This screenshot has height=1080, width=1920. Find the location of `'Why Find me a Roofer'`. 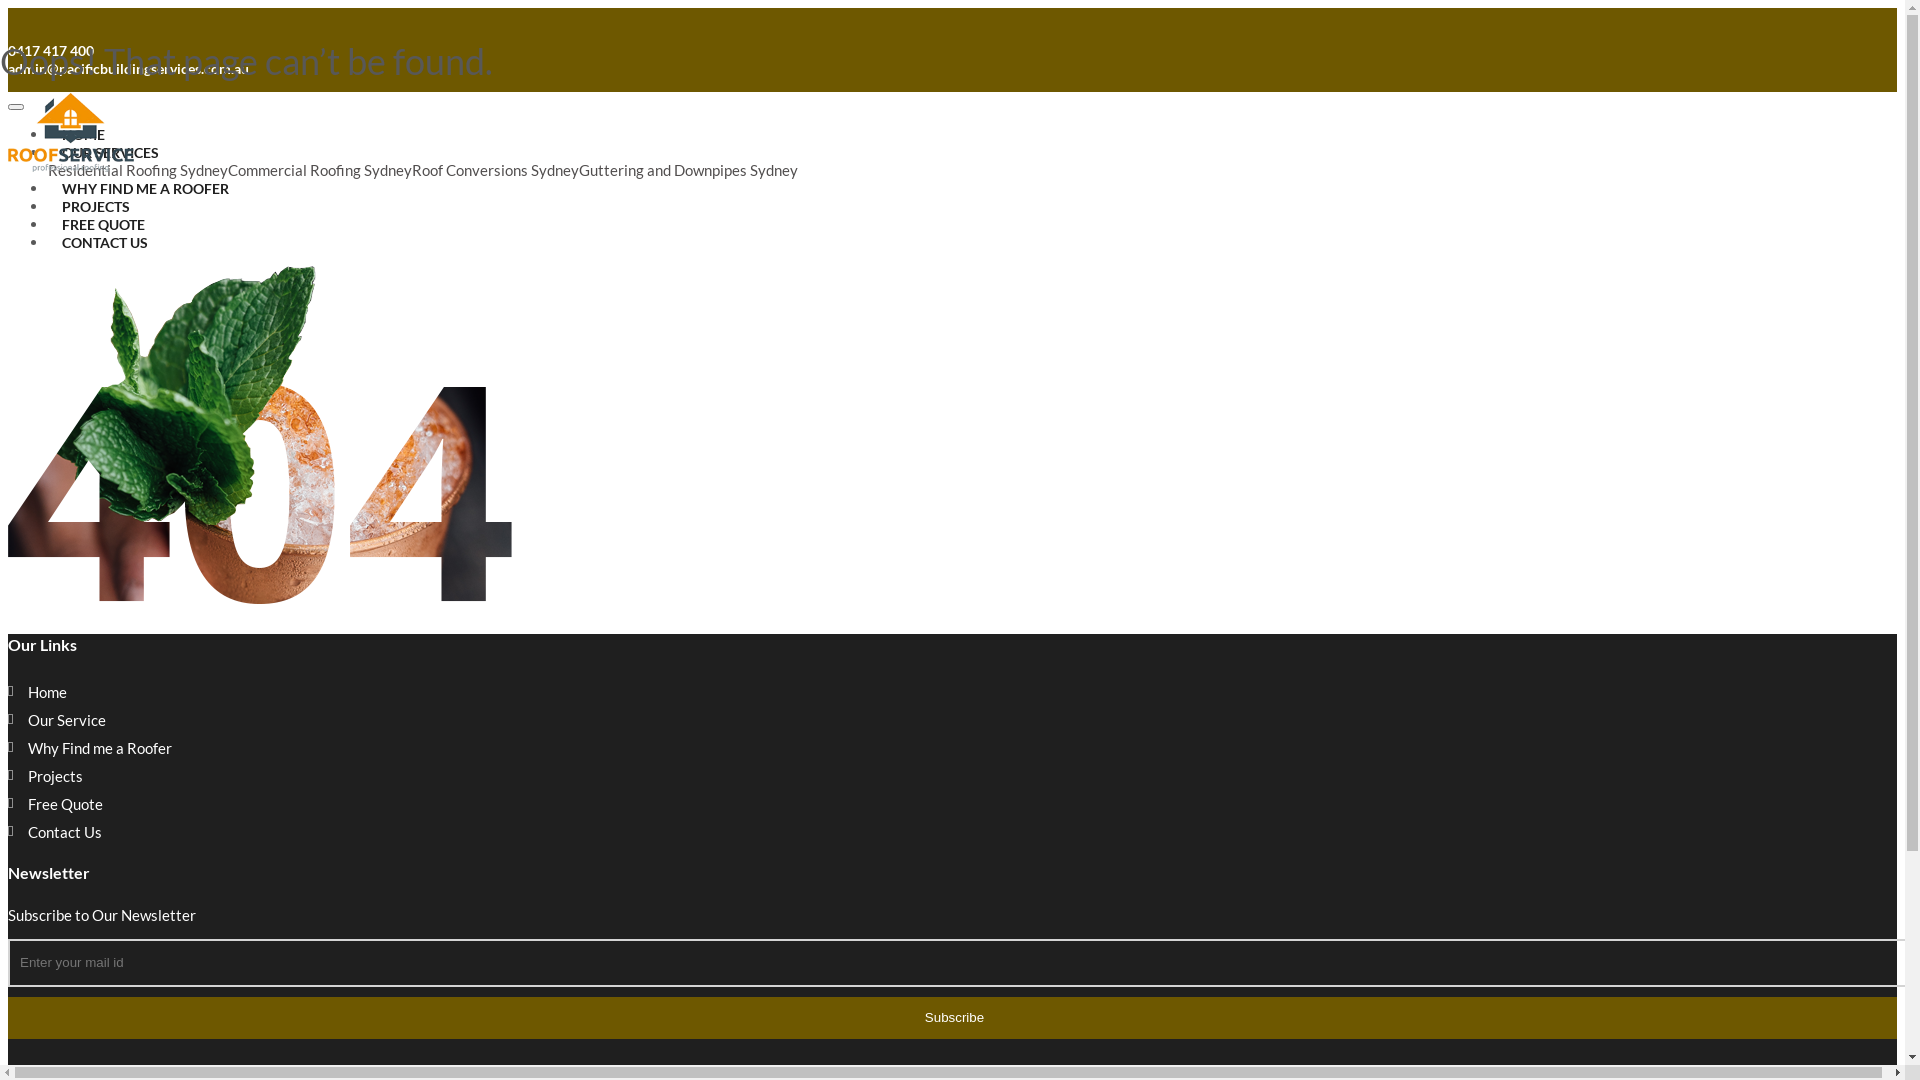

'Why Find me a Roofer' is located at coordinates (99, 748).